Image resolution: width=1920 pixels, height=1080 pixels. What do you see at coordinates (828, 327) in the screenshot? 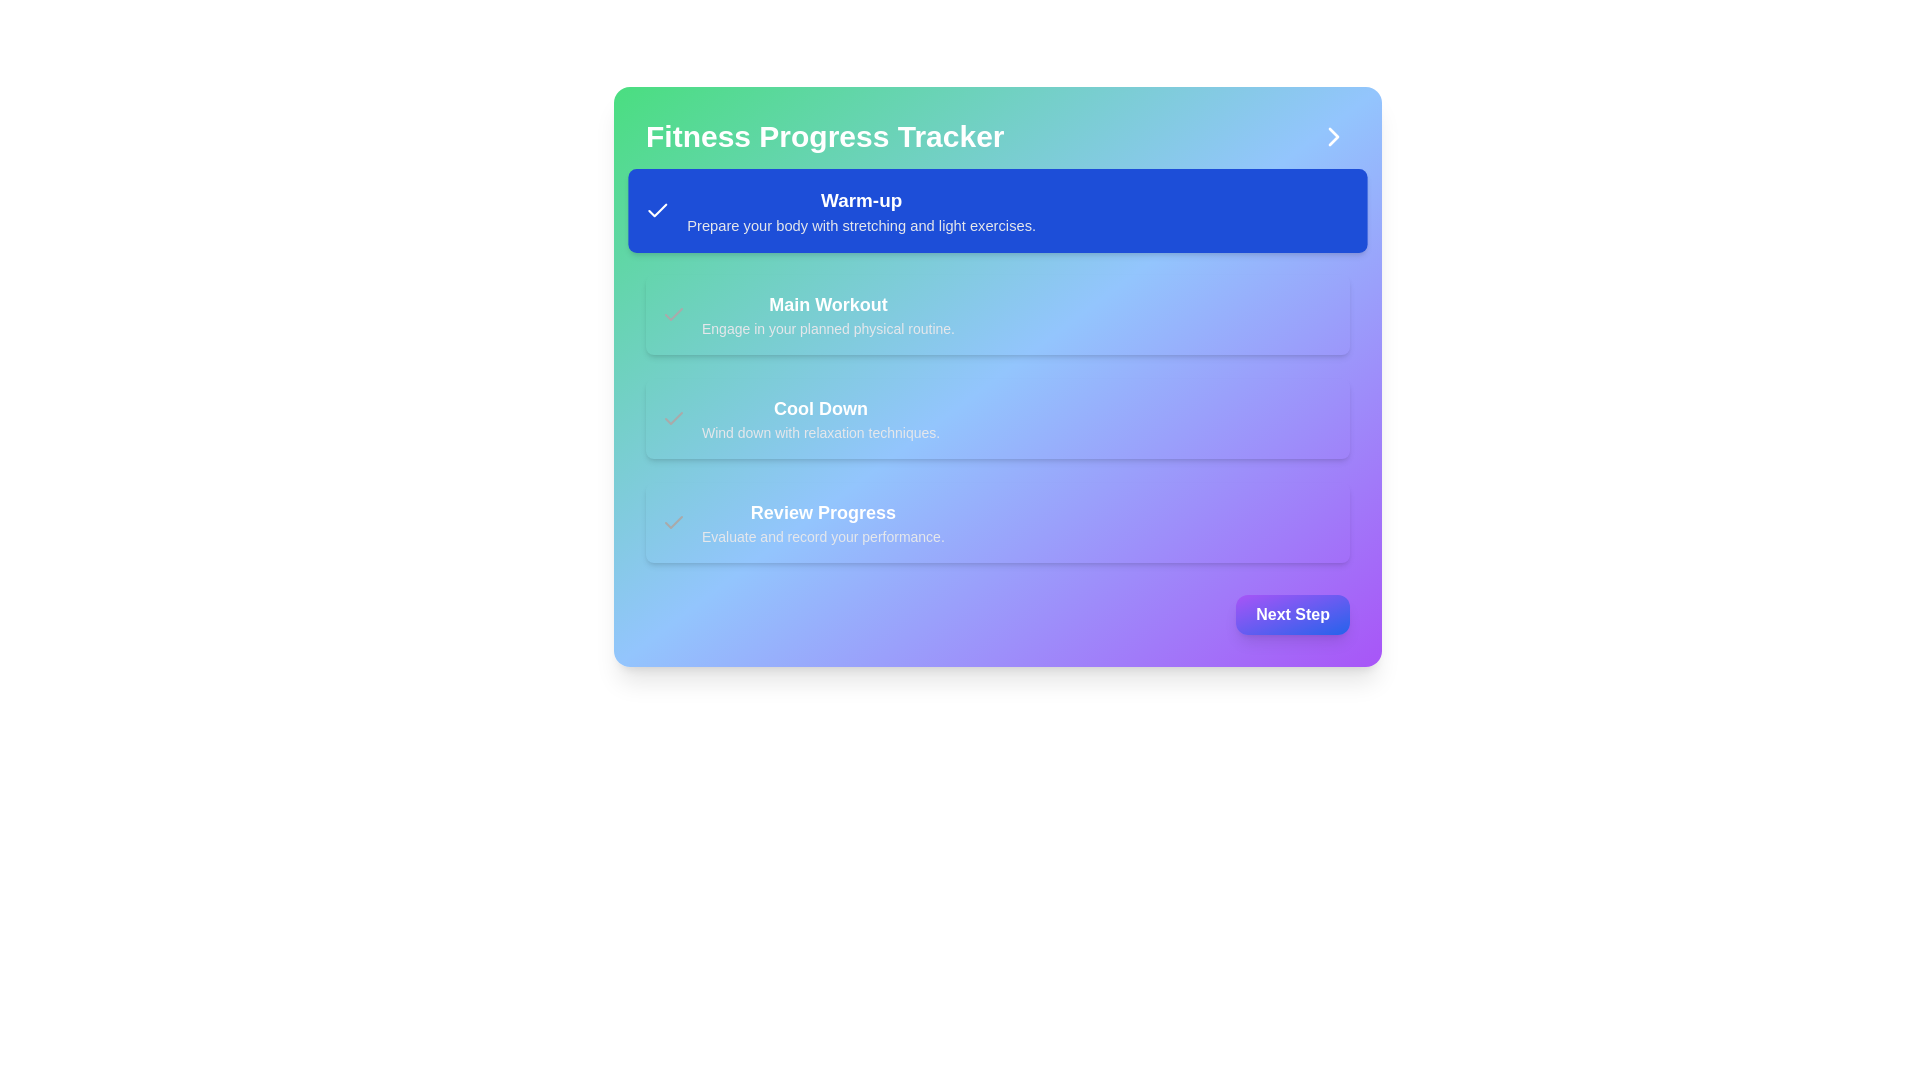
I see `the text label reading 'Engage in your planned physical routine.' which is styled in light gray and appears below the title 'Main Workout.'` at bounding box center [828, 327].